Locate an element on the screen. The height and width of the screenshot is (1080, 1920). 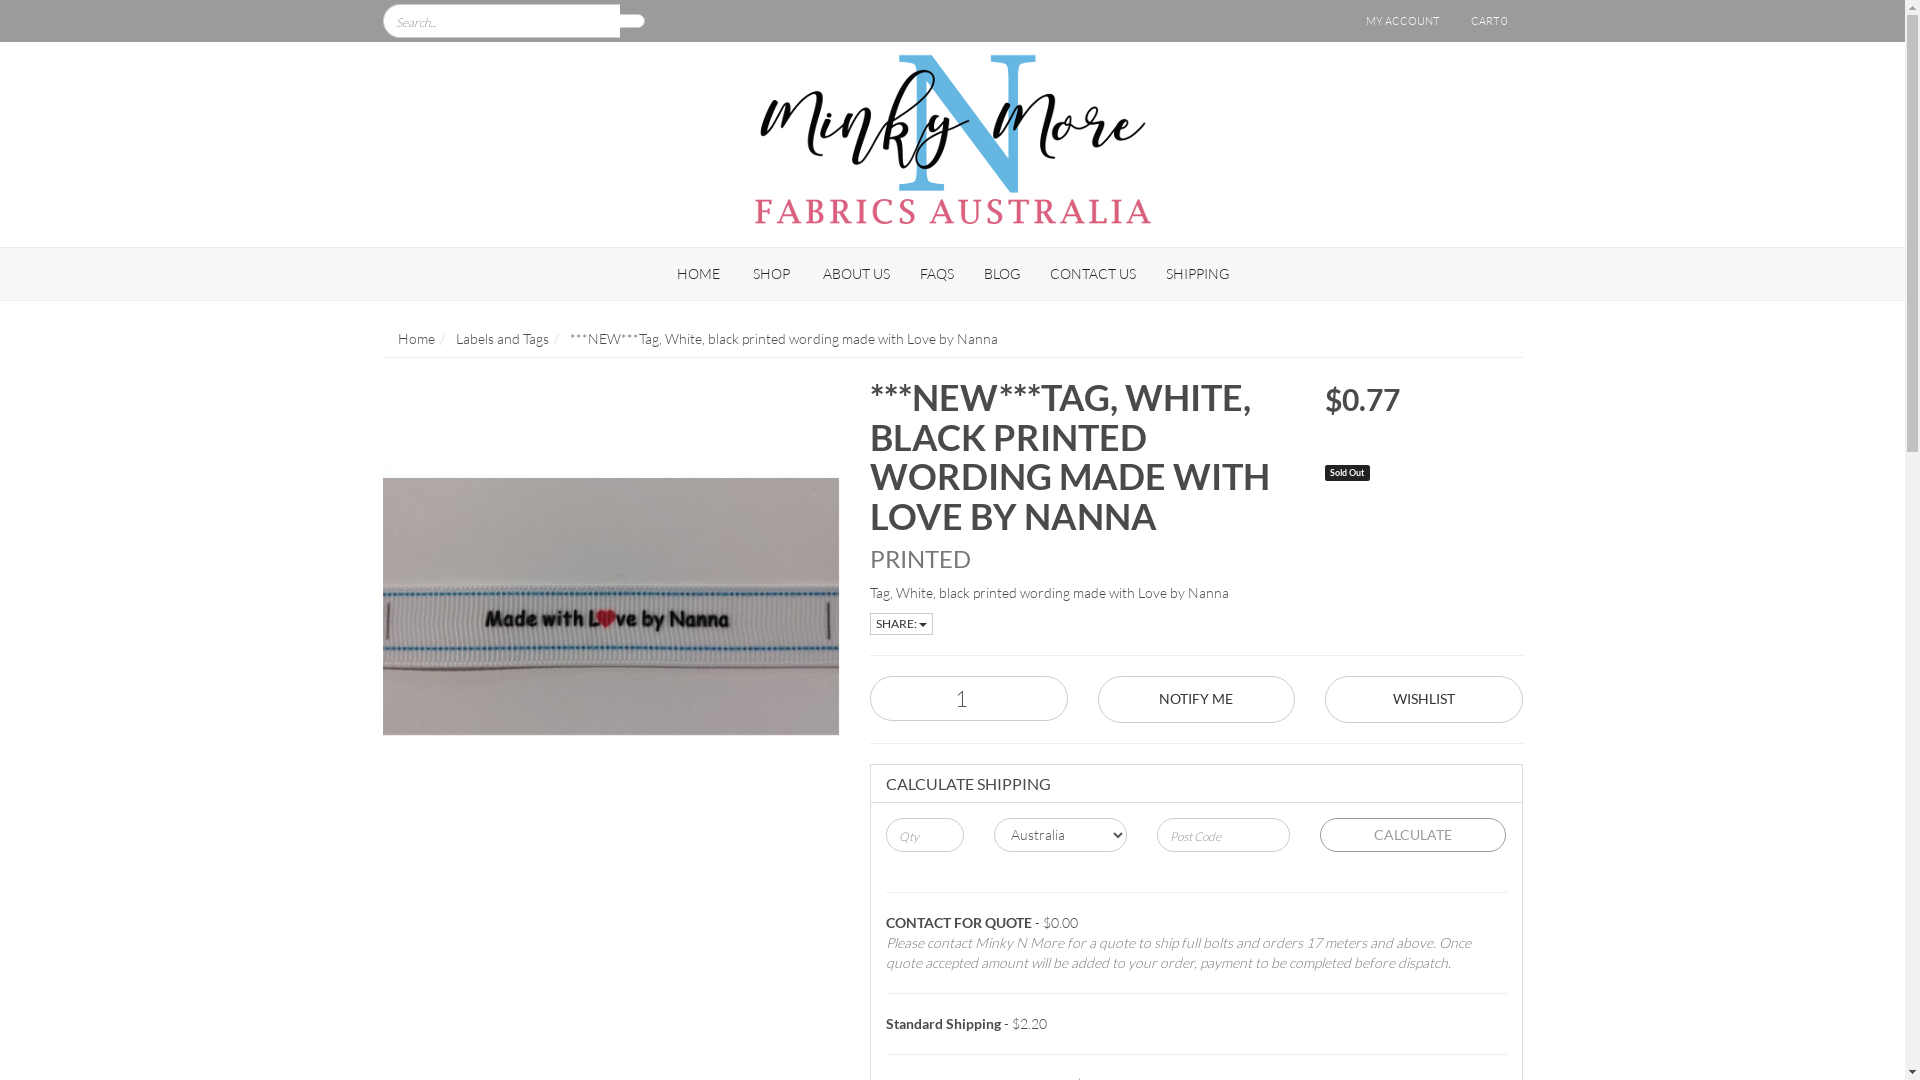
'WISHLIST' is located at coordinates (1423, 698).